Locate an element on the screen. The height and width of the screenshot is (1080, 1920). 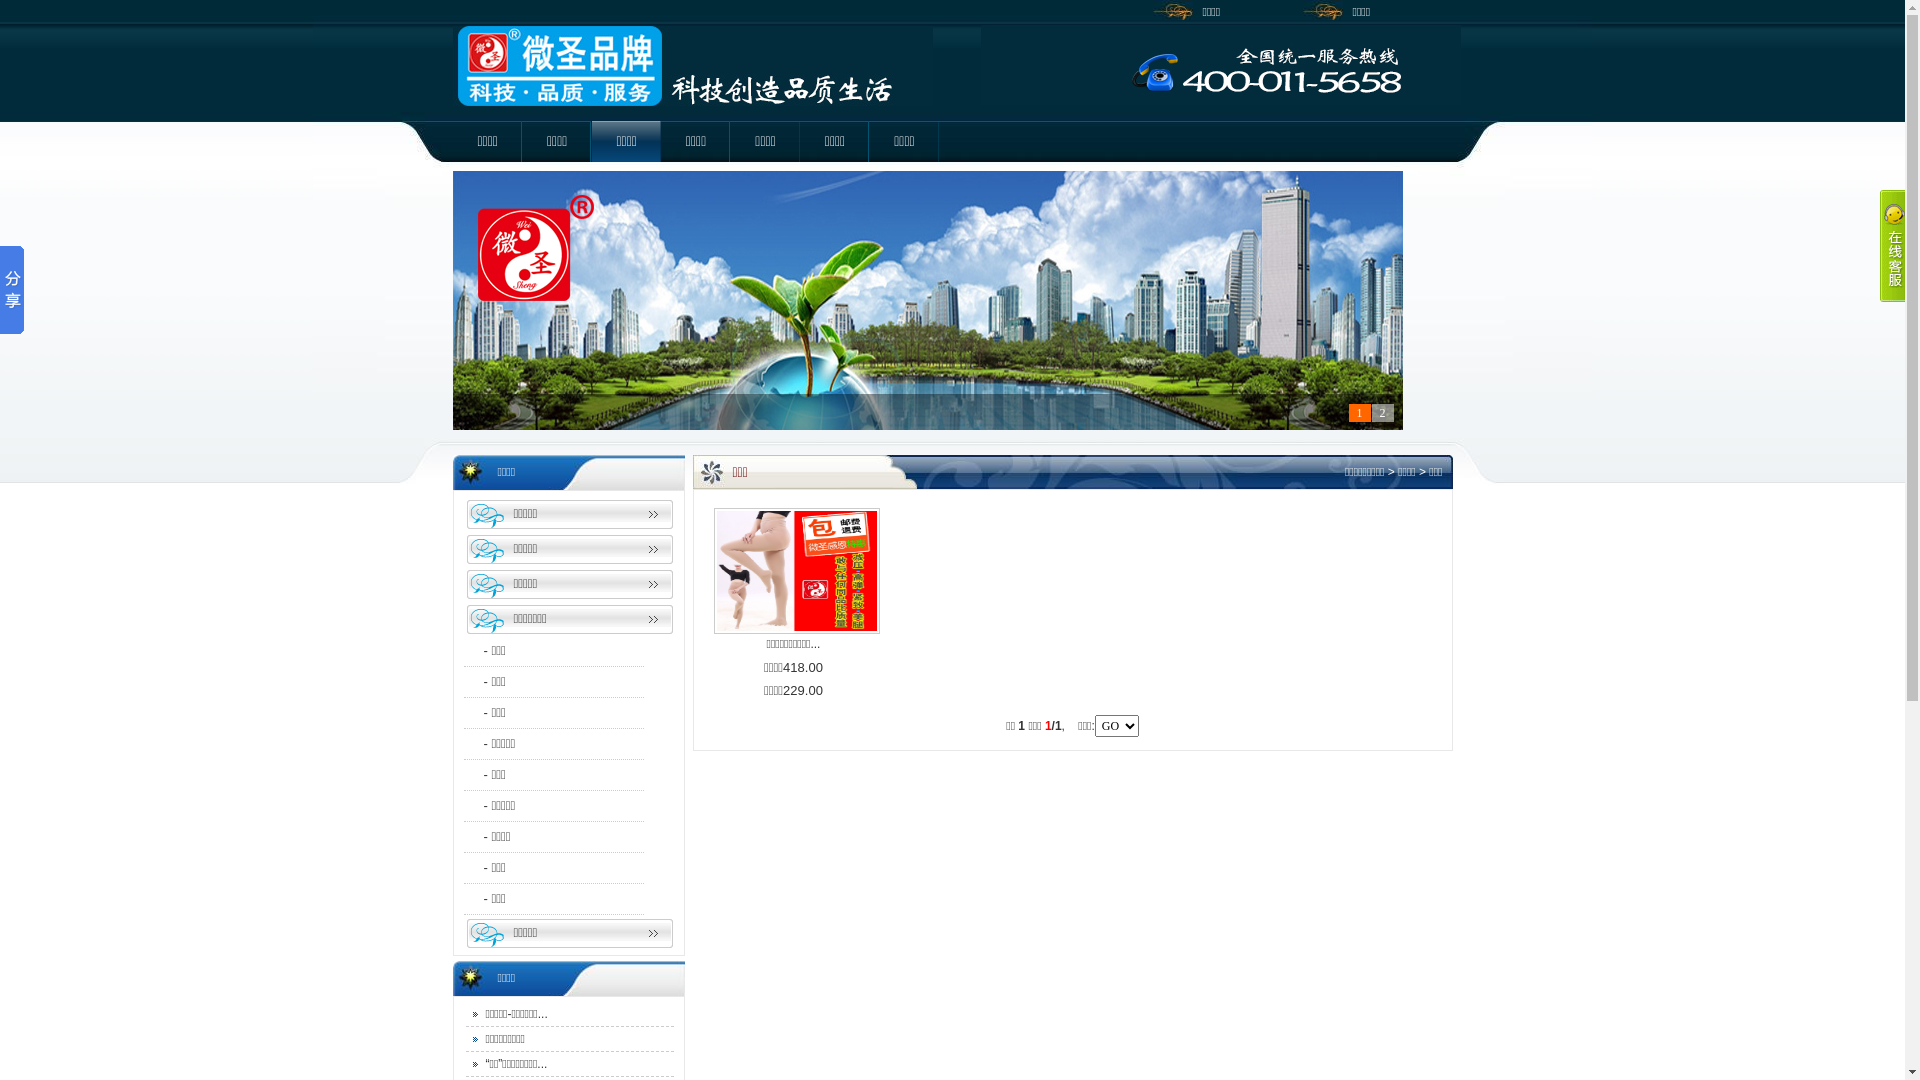
'2' is located at coordinates (1381, 411).